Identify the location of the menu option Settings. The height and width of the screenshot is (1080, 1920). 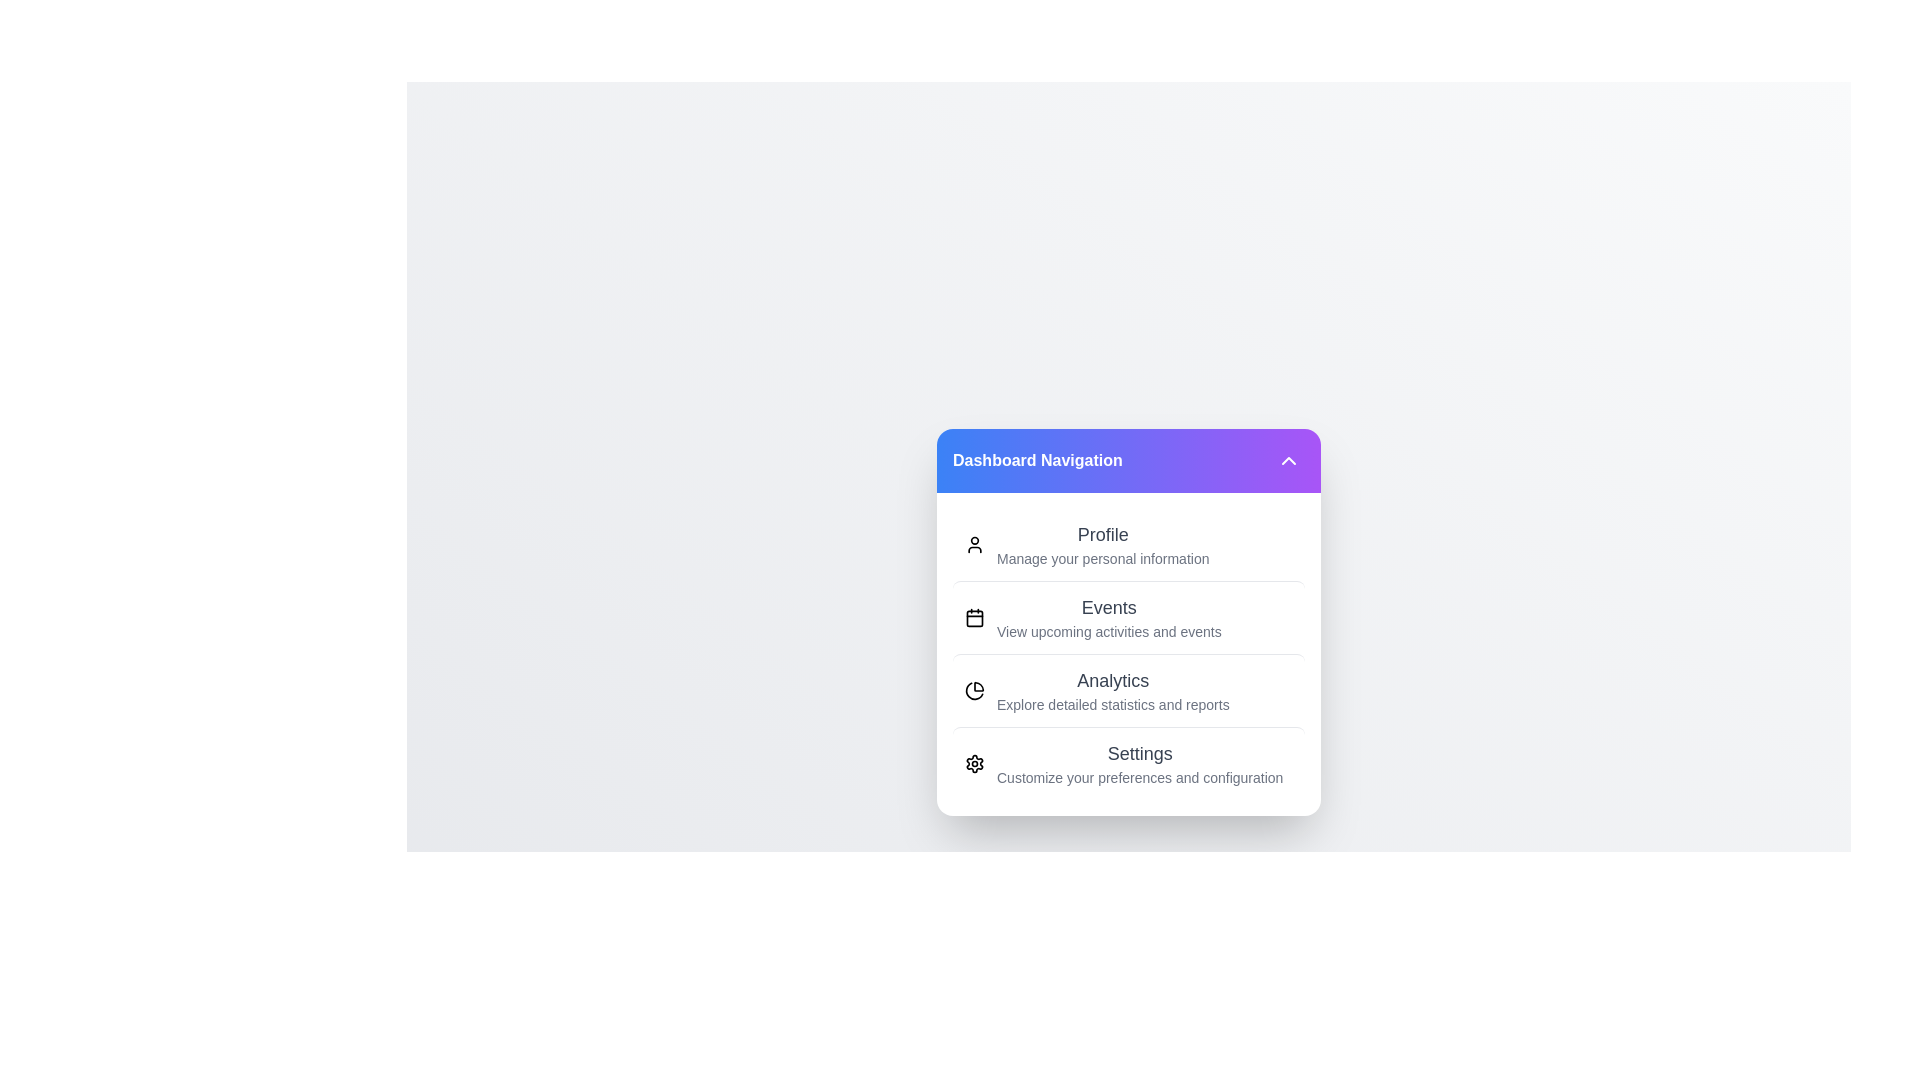
(1128, 763).